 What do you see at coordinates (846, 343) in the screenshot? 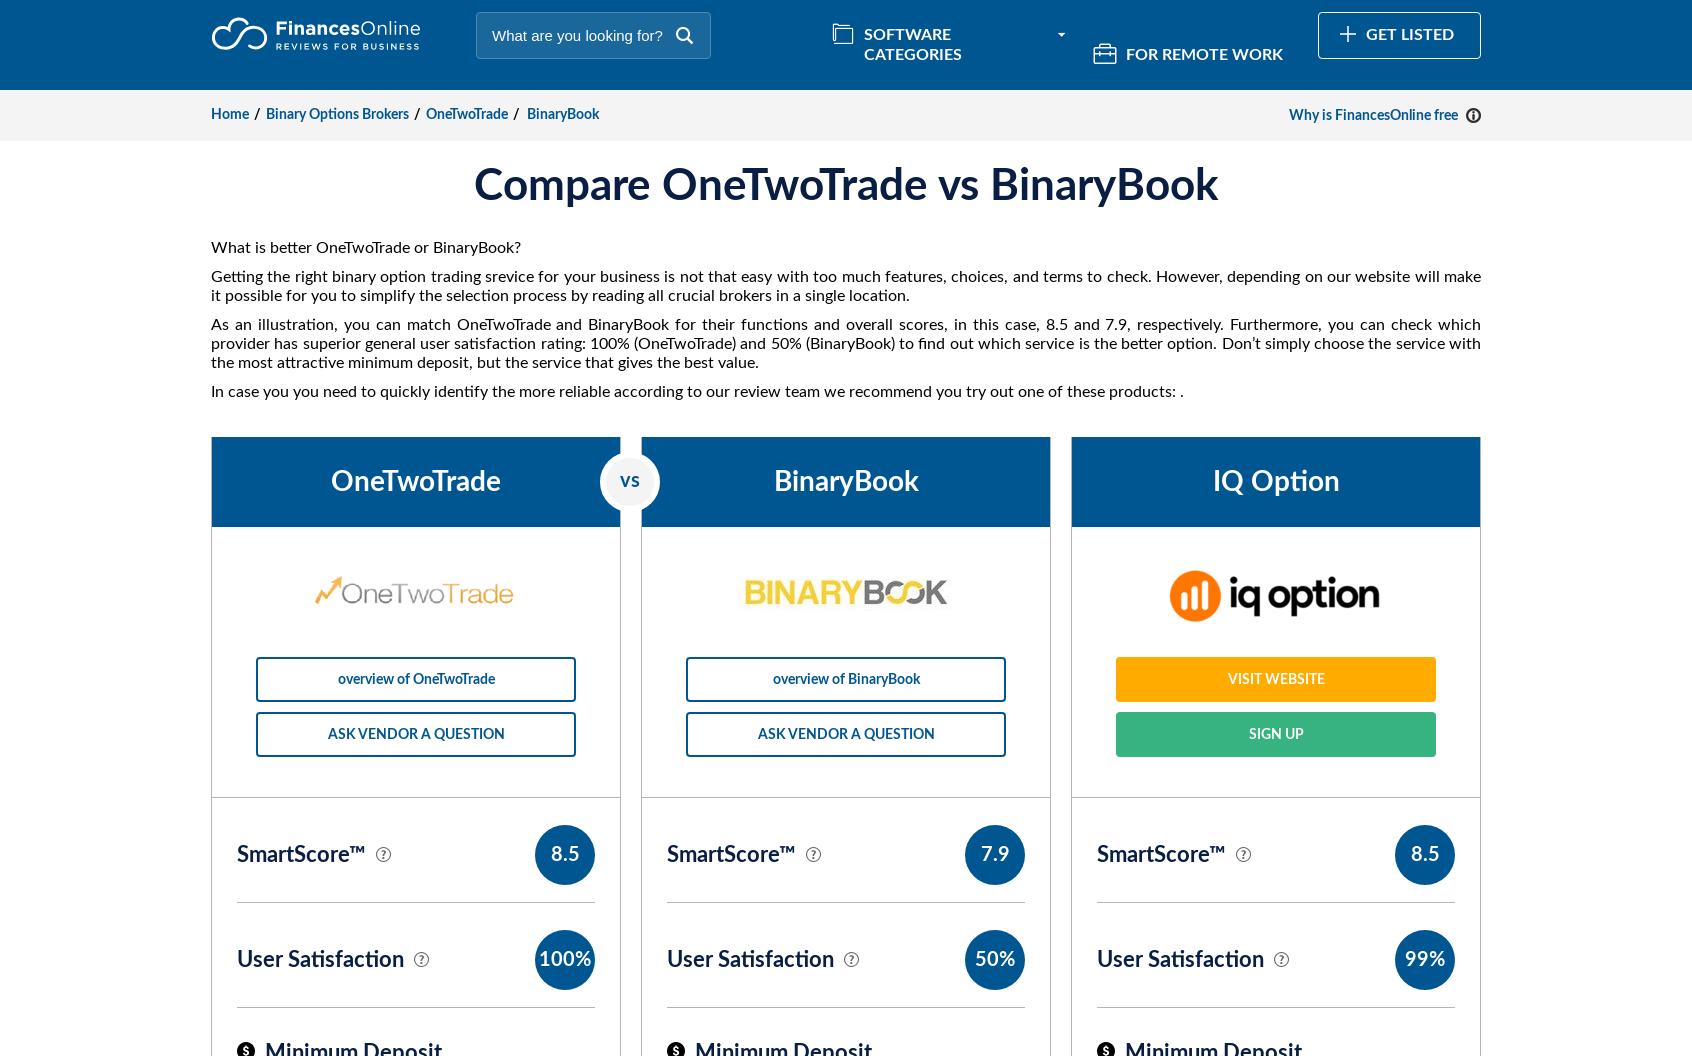
I see `'As an illustration, you can match OneTwoTrade and BinaryBook for their functions and overall scores, in this case, 8.5 and 7.9, respectively. Furthermore, you can check which provider has superior general user satisfaction rating: 100% (OneTwoTrade) and 50% (BinaryBook) to find out which service is the better option. Don’t simply choose the service with the most attractive minimum deposit, but the service that gives the best value.'` at bounding box center [846, 343].